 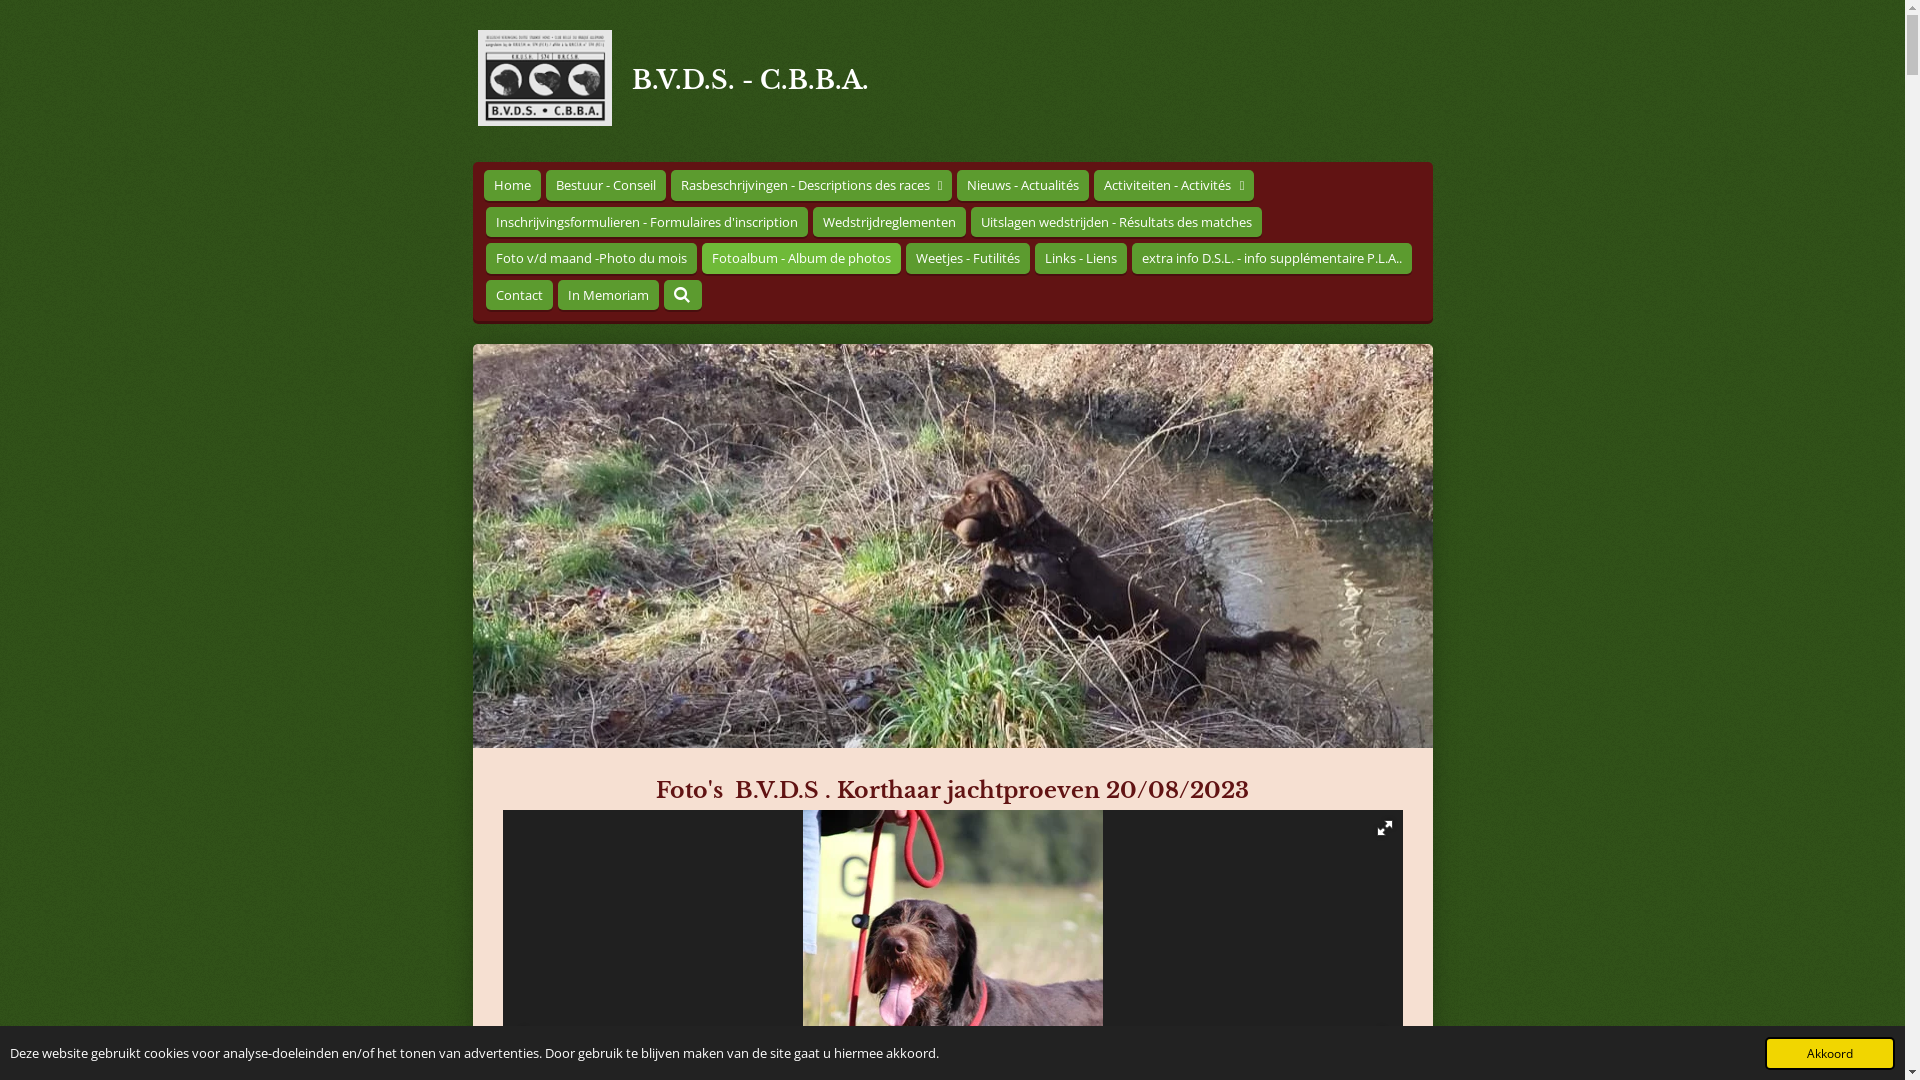 I want to click on 'Contact', so click(x=519, y=295).